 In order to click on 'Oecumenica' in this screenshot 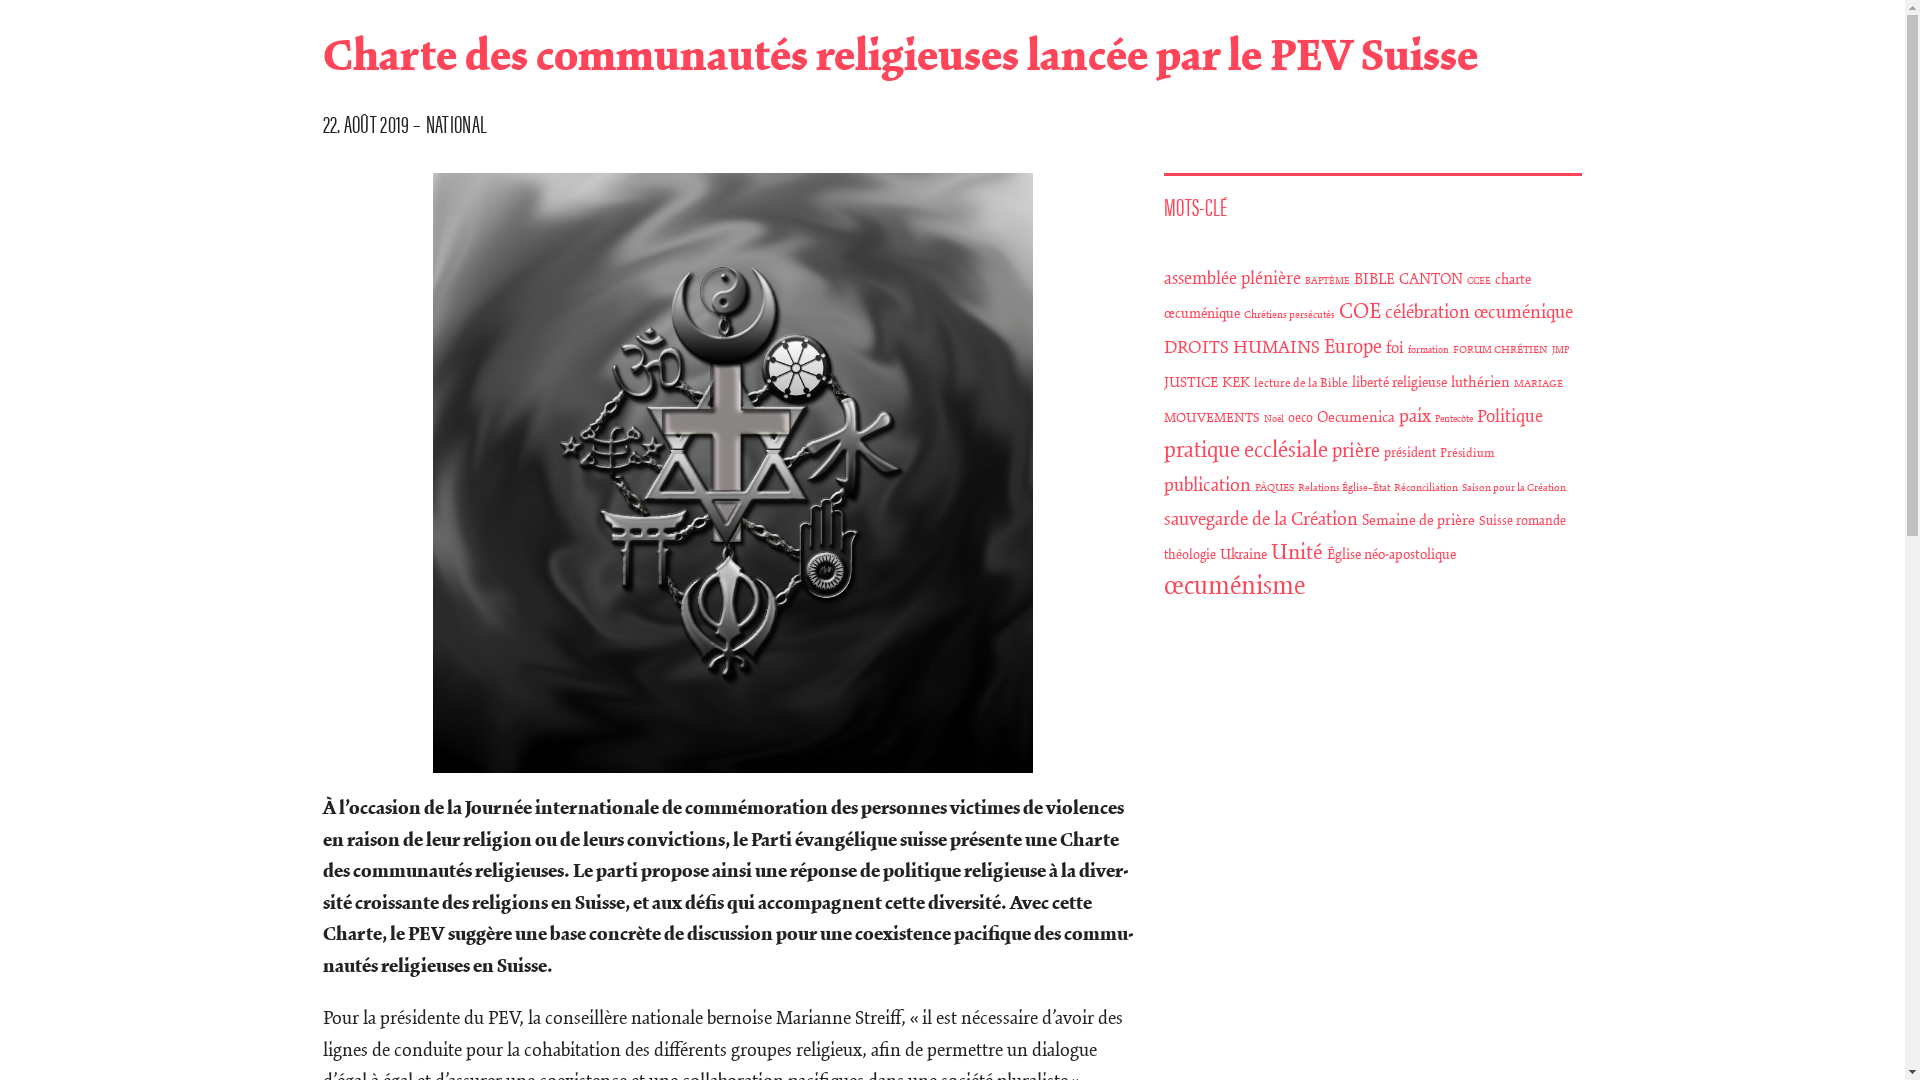, I will do `click(1356, 416)`.